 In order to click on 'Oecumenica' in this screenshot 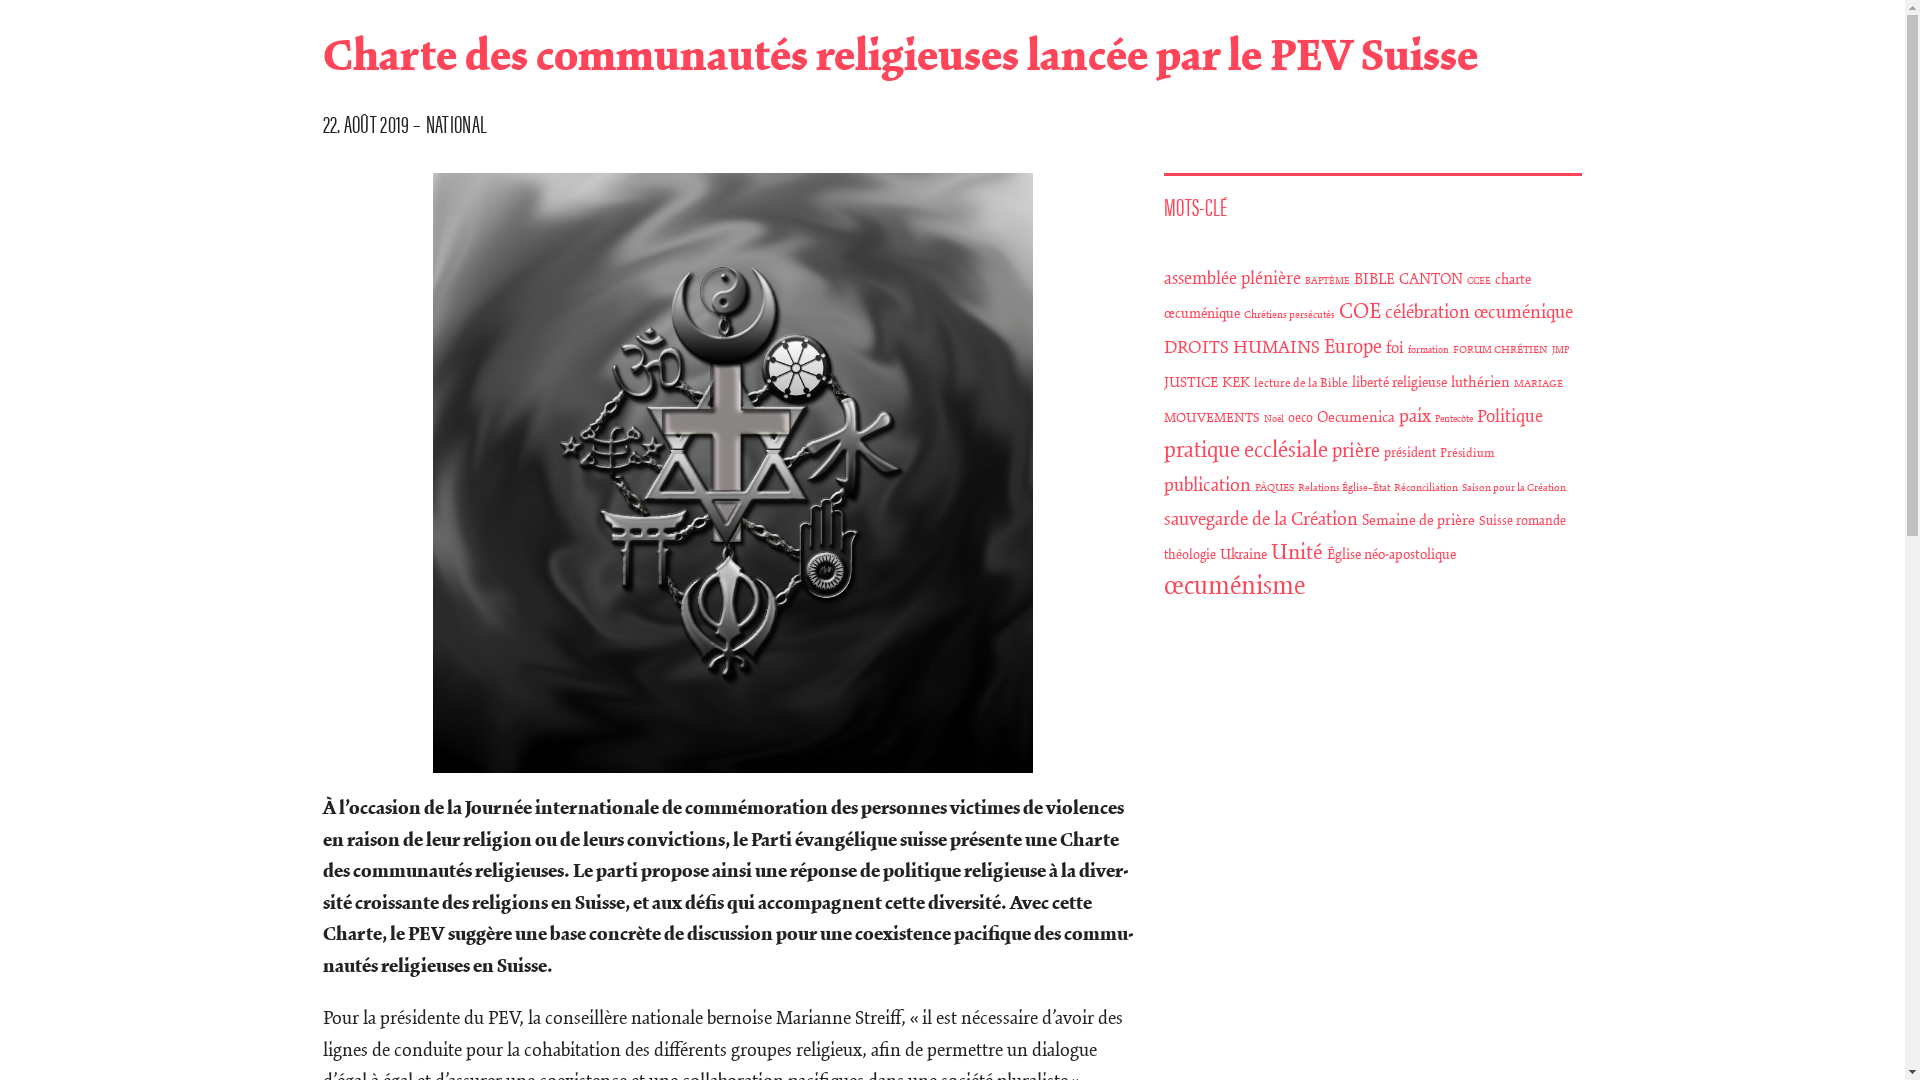, I will do `click(1356, 416)`.